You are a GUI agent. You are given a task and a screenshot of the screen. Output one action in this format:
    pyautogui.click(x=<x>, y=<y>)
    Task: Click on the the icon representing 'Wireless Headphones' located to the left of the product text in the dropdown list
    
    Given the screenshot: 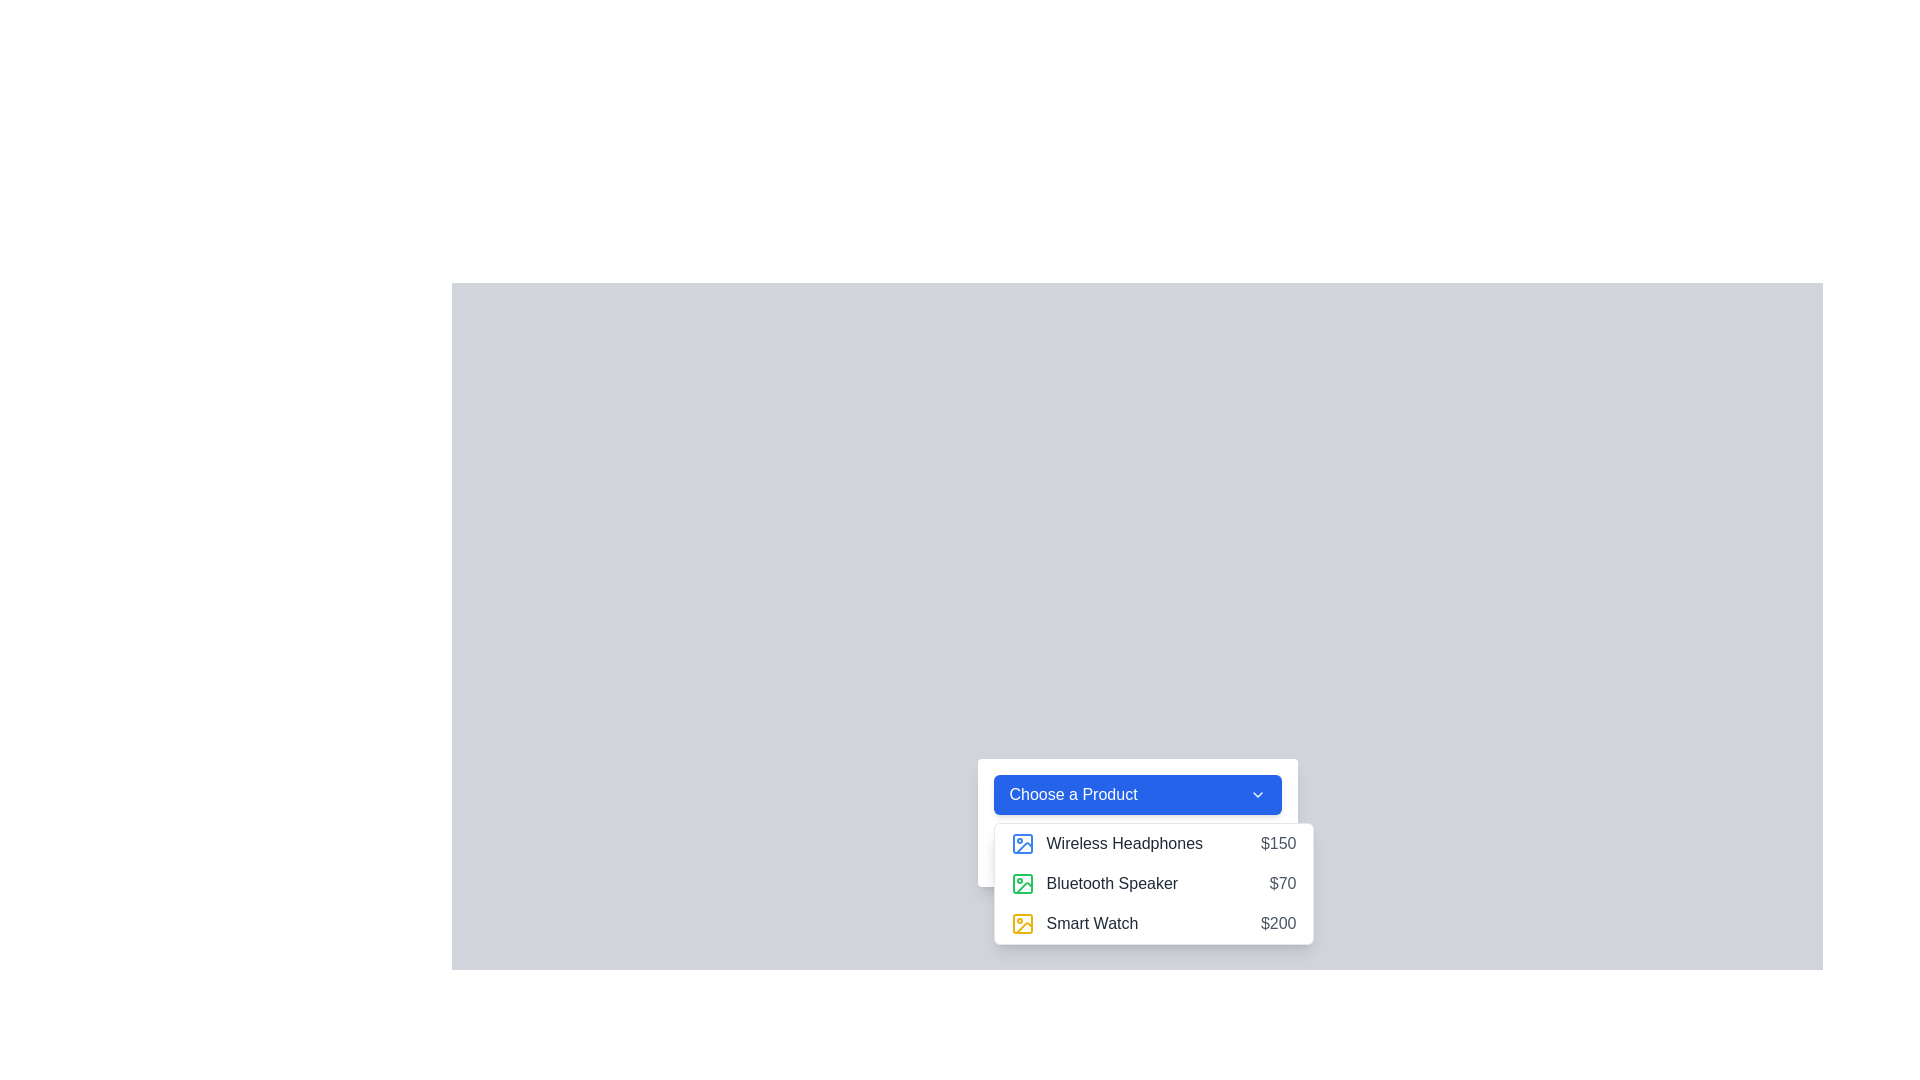 What is the action you would take?
    pyautogui.click(x=1022, y=844)
    